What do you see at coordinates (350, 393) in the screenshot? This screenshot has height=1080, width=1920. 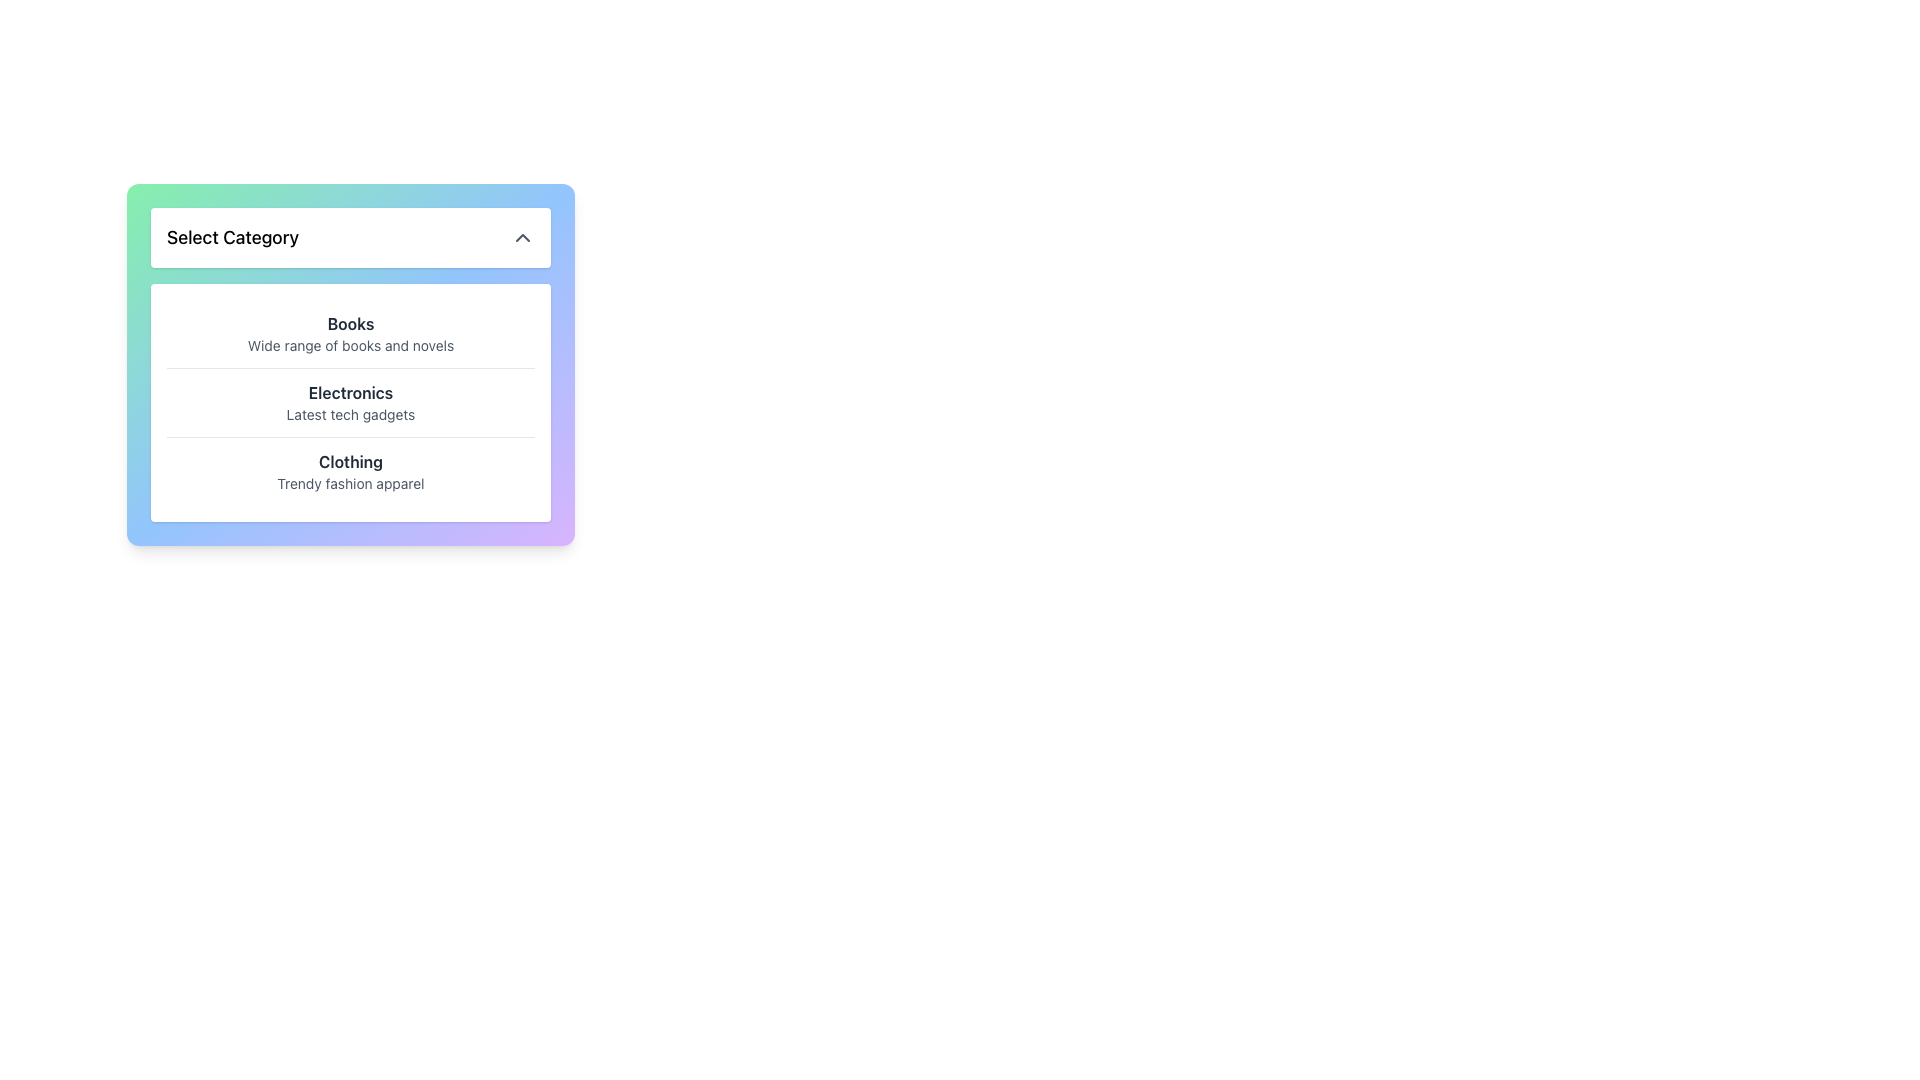 I see `Static Label displaying 'Electronics', which is bold black text positioned between 'Books' and 'Clothing' in the vertical list` at bounding box center [350, 393].